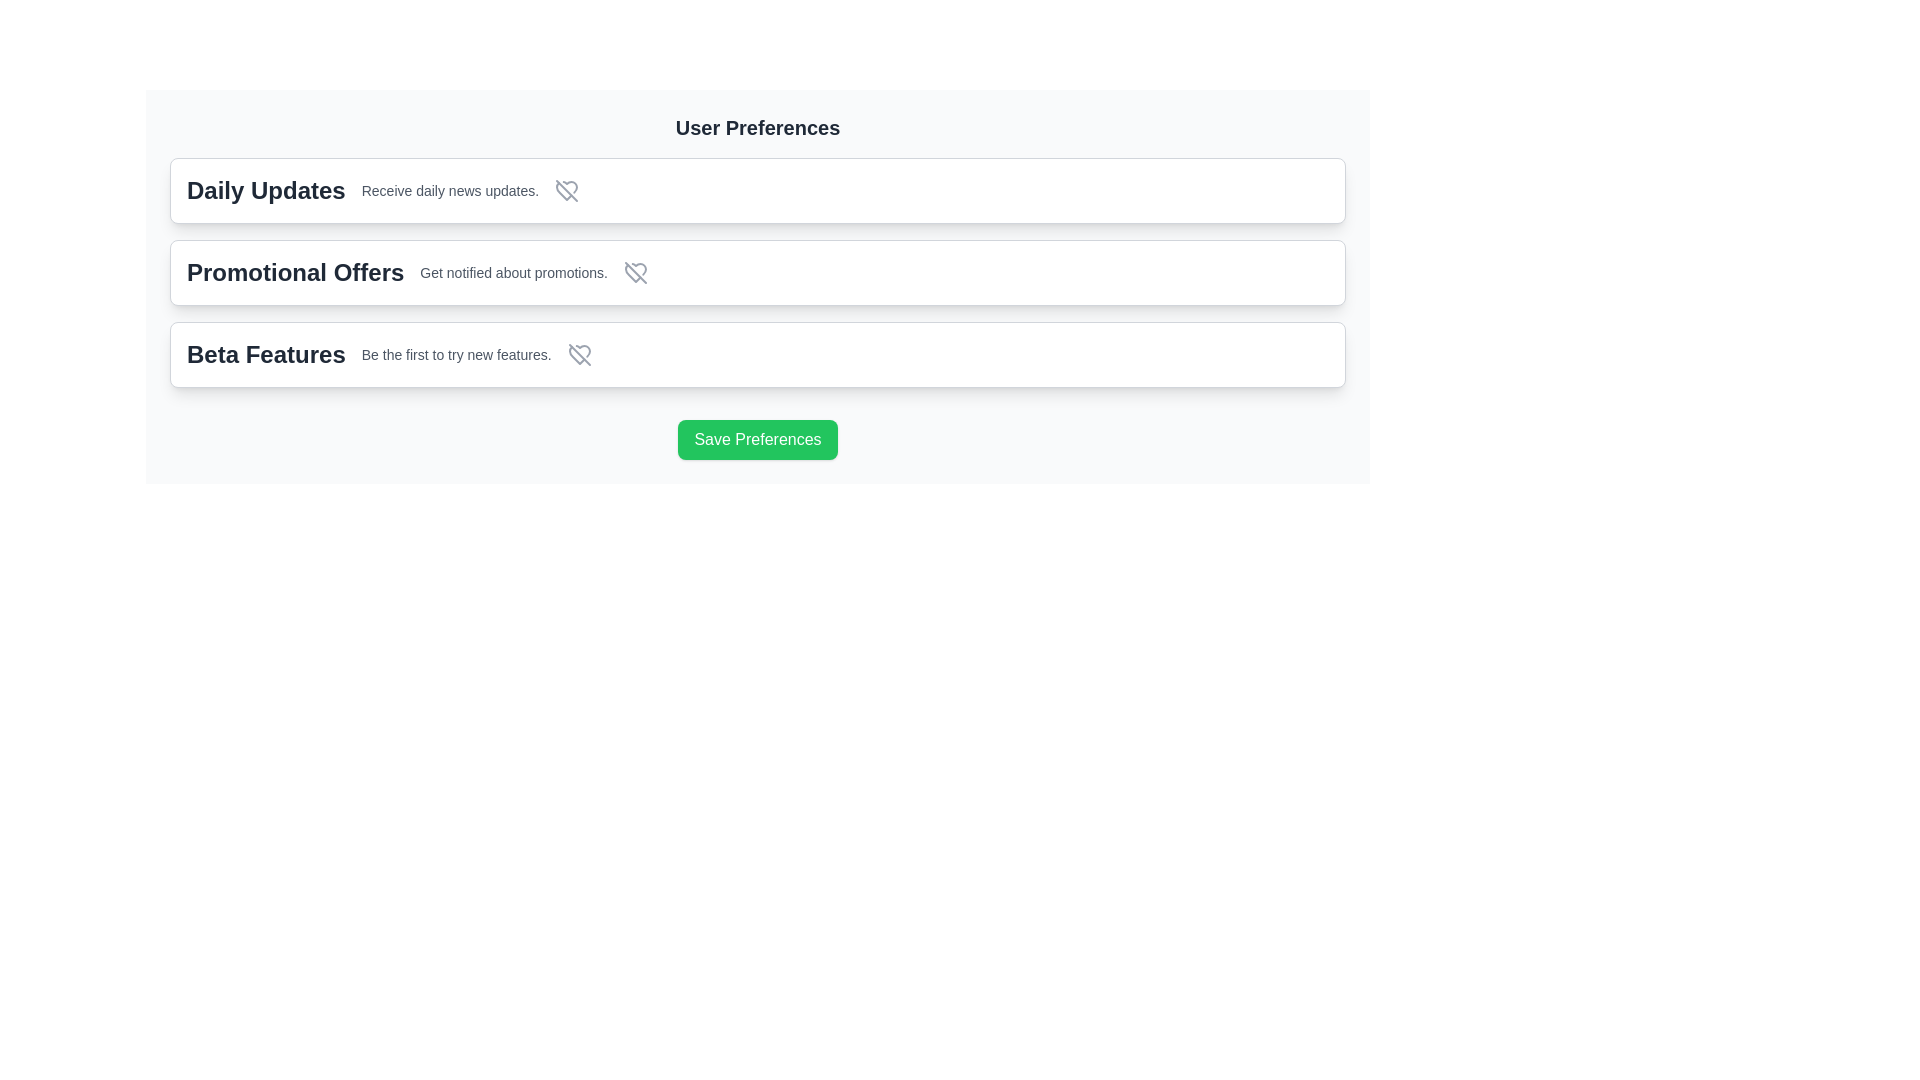 The width and height of the screenshot is (1920, 1080). I want to click on the text label displaying 'Get notified about promotions.' which is positioned beneath the 'Promotional Offers' title, so click(514, 273).